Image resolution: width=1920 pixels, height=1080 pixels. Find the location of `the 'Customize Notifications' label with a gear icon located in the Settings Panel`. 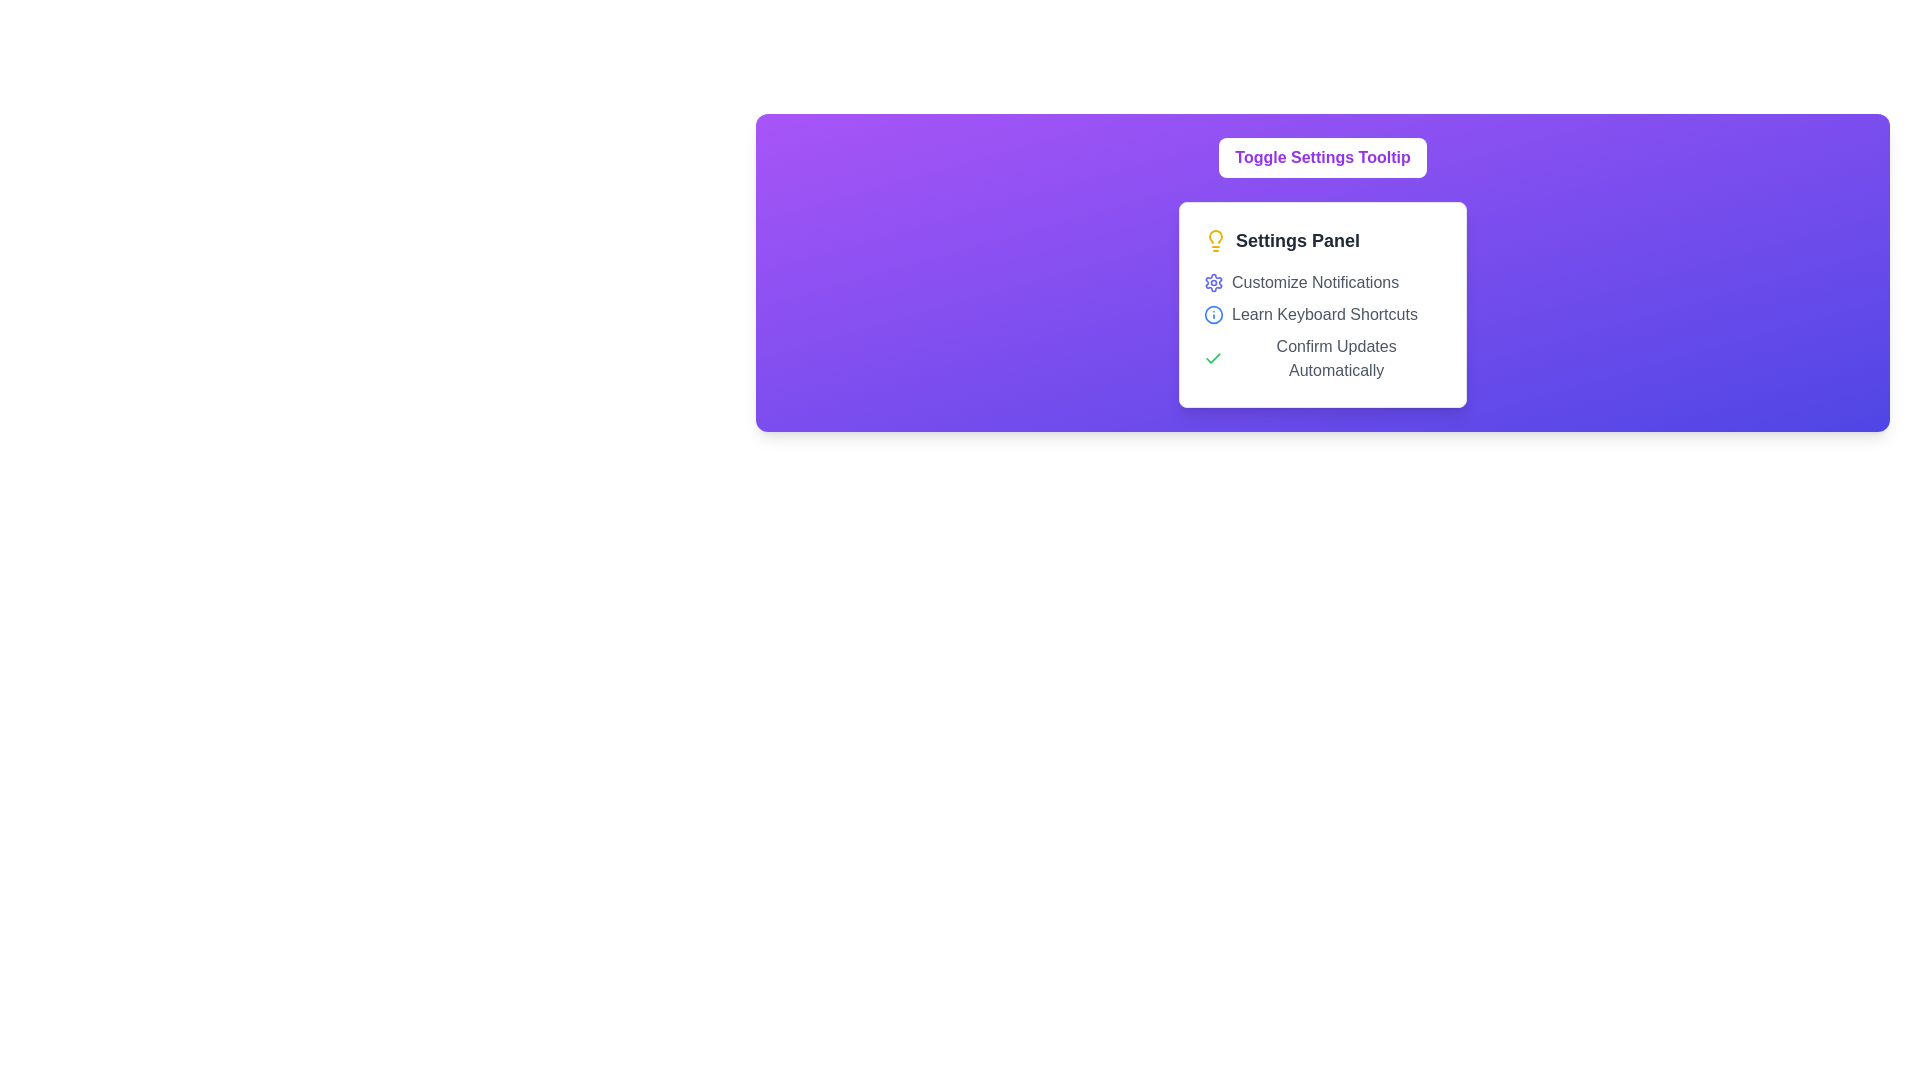

the 'Customize Notifications' label with a gear icon located in the Settings Panel is located at coordinates (1323, 282).